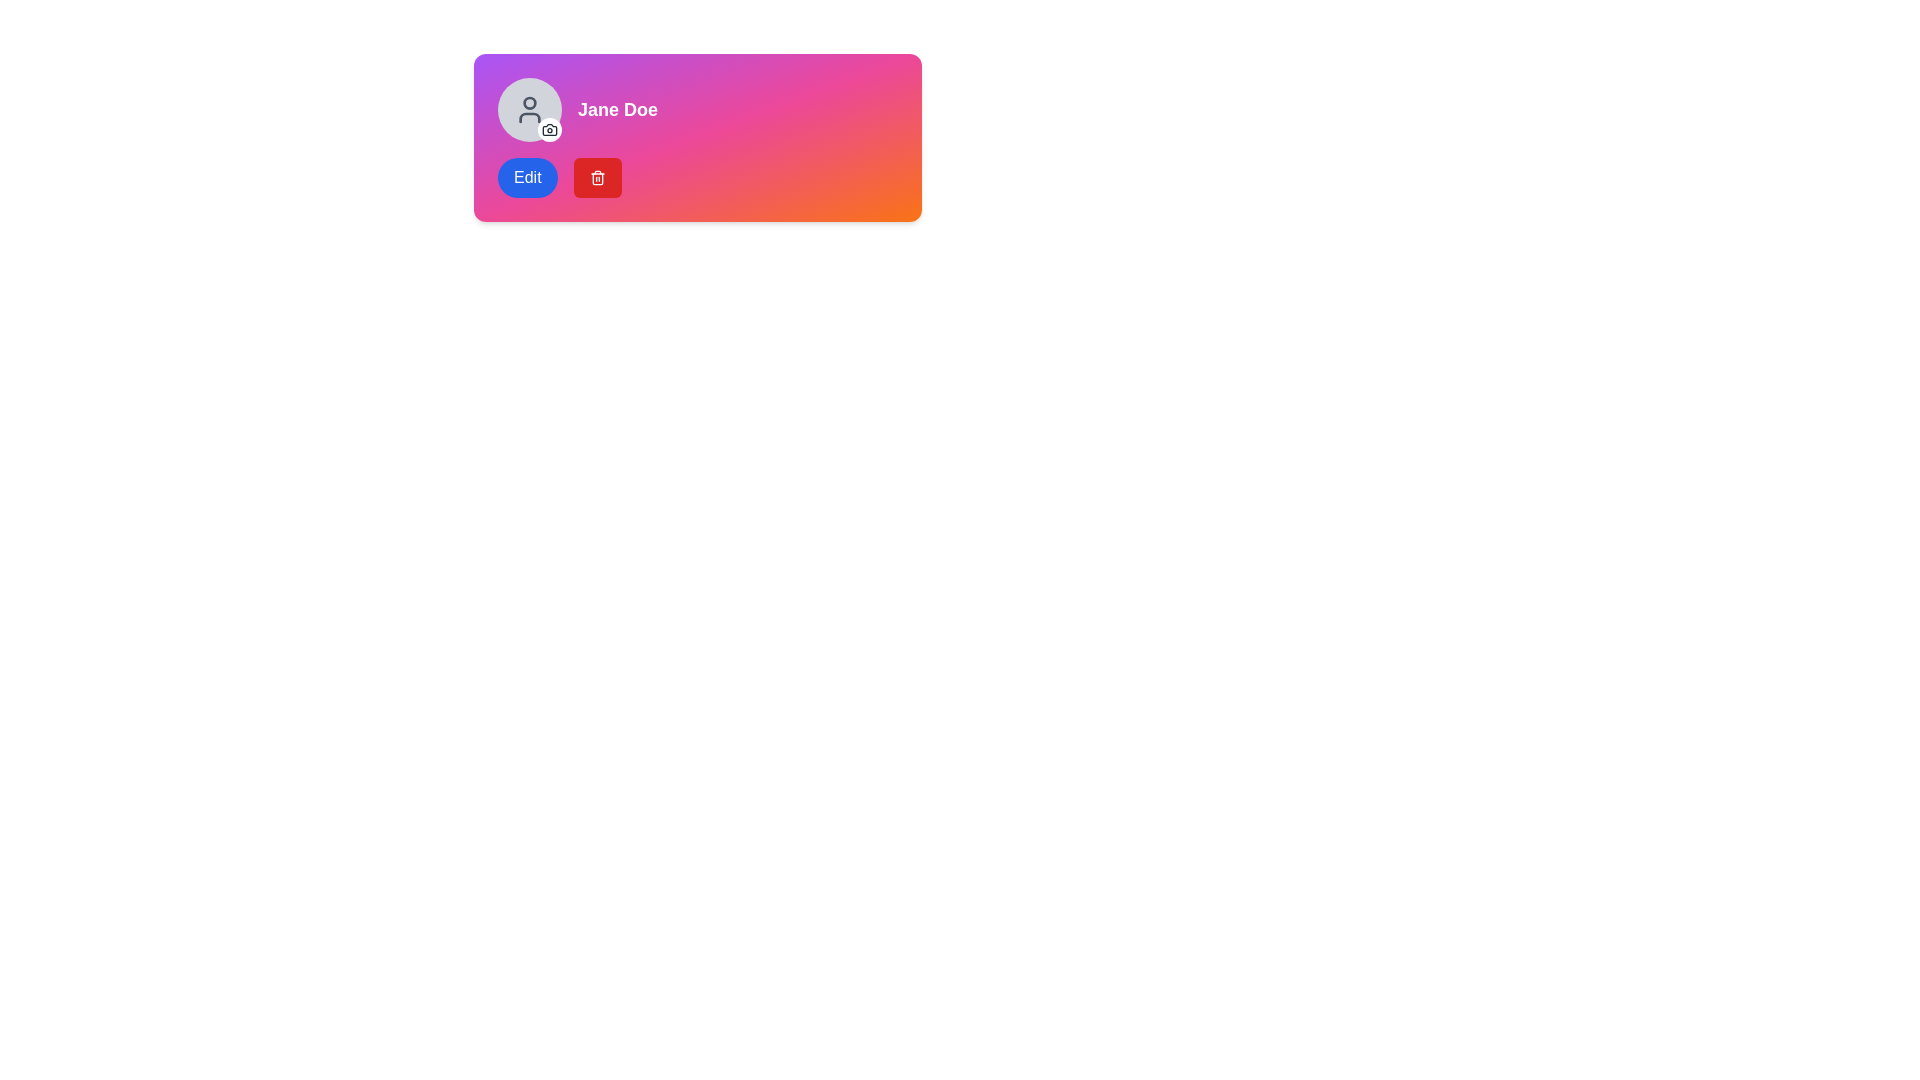 This screenshot has width=1920, height=1080. Describe the element at coordinates (550, 130) in the screenshot. I see `the icon contained within the white circular button in the bottom-right corner of the profile image` at that location.